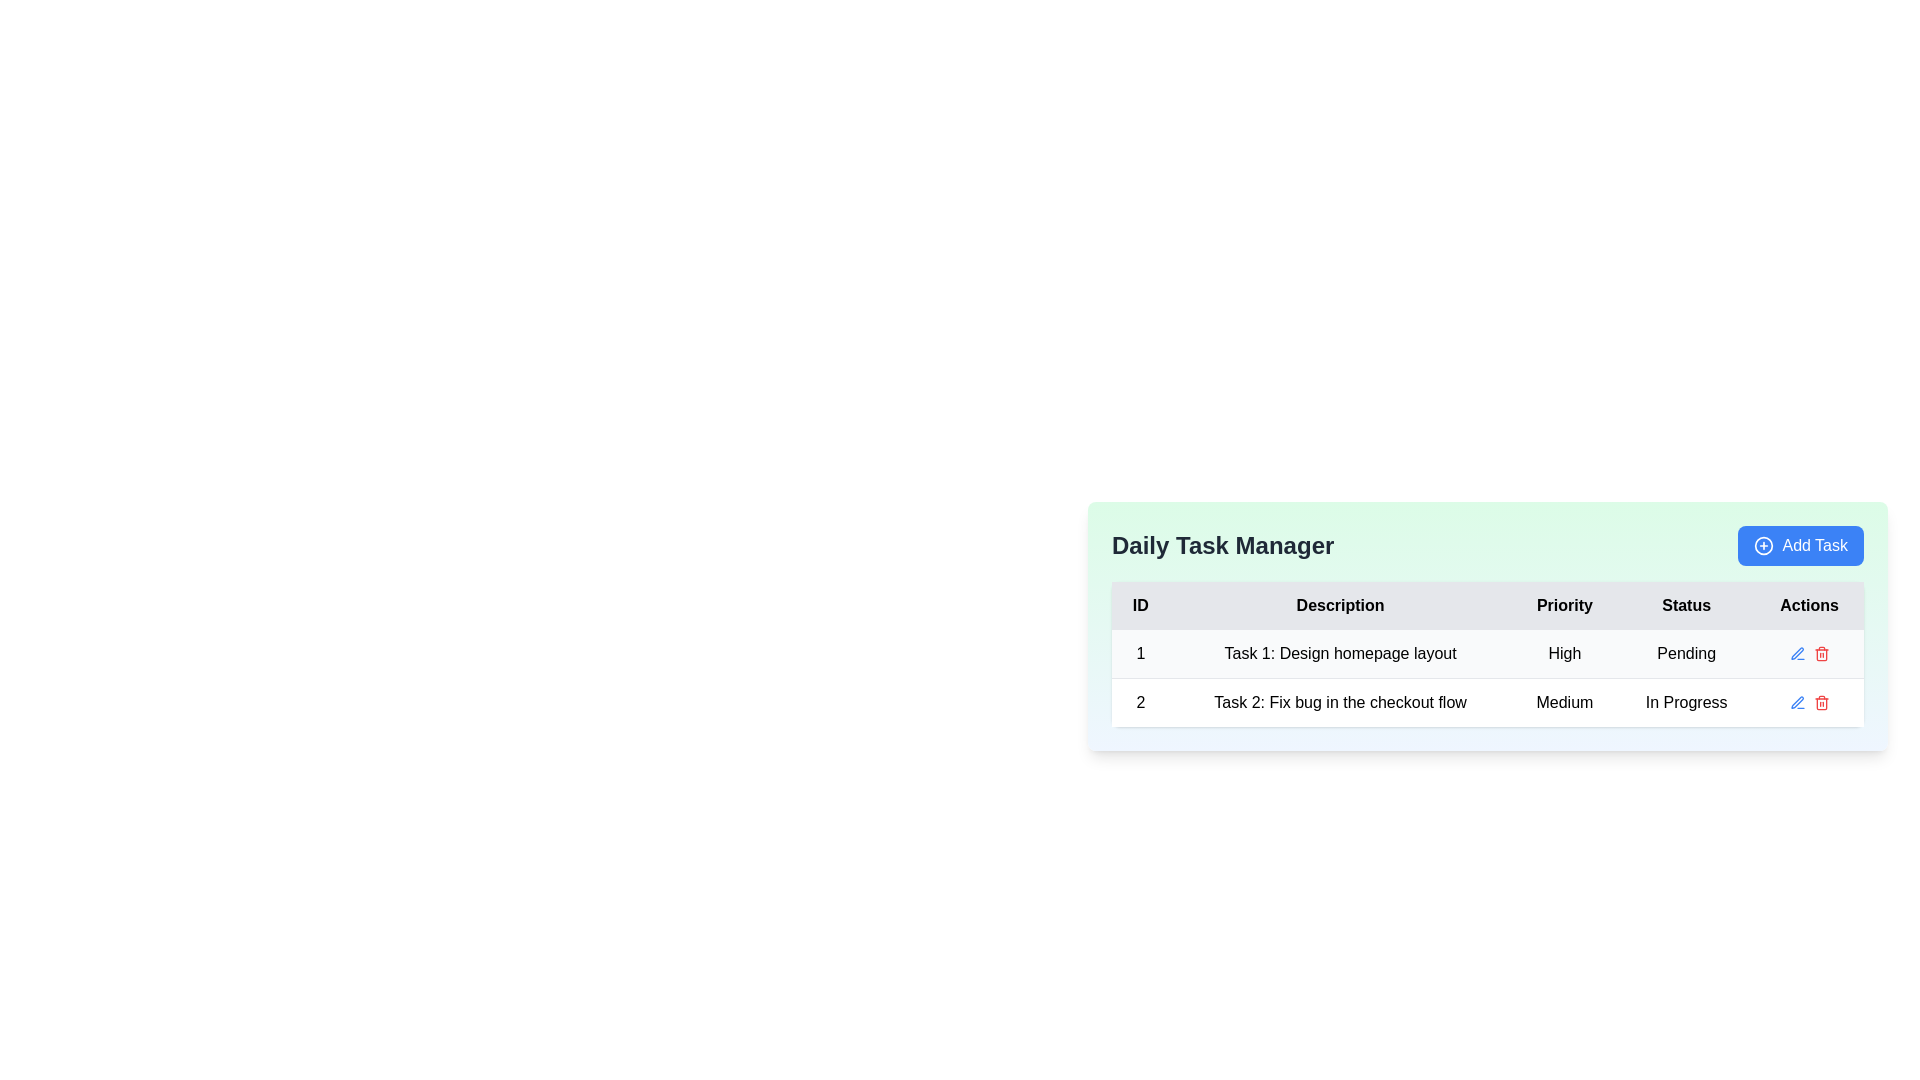 Image resolution: width=1920 pixels, height=1080 pixels. What do you see at coordinates (1801, 546) in the screenshot?
I see `the 'Add Task' button which has a blue background, white text, and a plus sign icon` at bounding box center [1801, 546].